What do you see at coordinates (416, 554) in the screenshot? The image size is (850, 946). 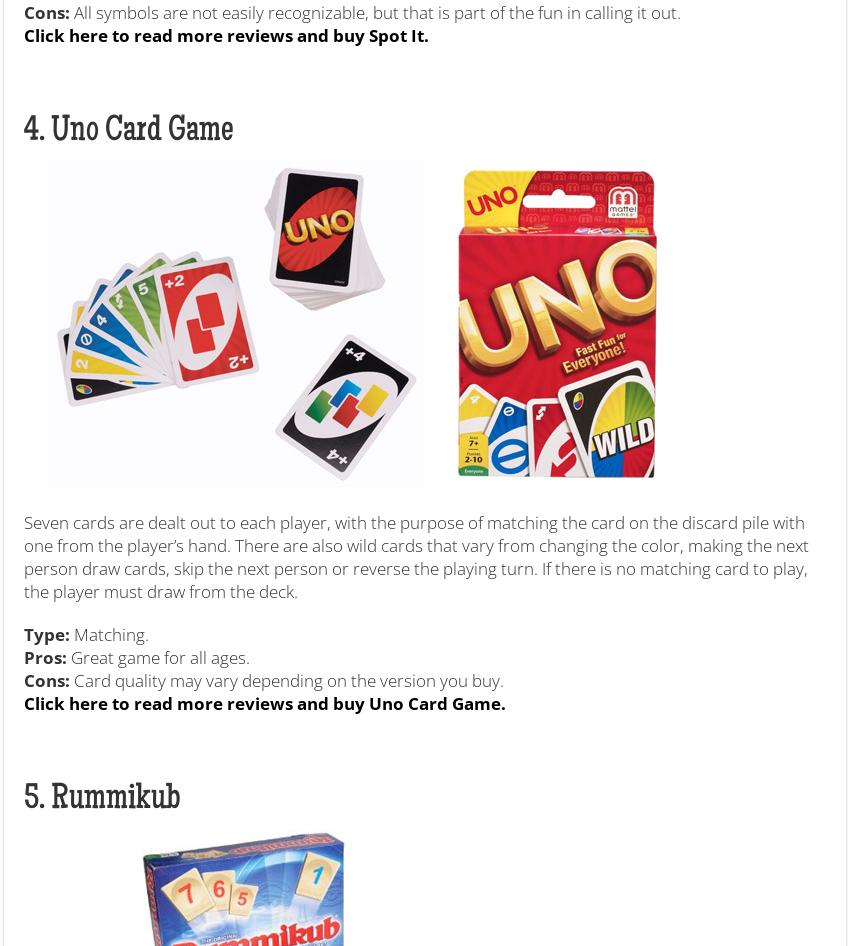 I see `'Seven cards are dealt out to each player, with the purpose of matching the card on the discard pile with one from the player’s hand. There are also wild cards that vary from changing the color, making the next person draw cards, skip the next person or reverse the playing turn. If there is no matching card to play, the player must draw from the deck.'` at bounding box center [416, 554].